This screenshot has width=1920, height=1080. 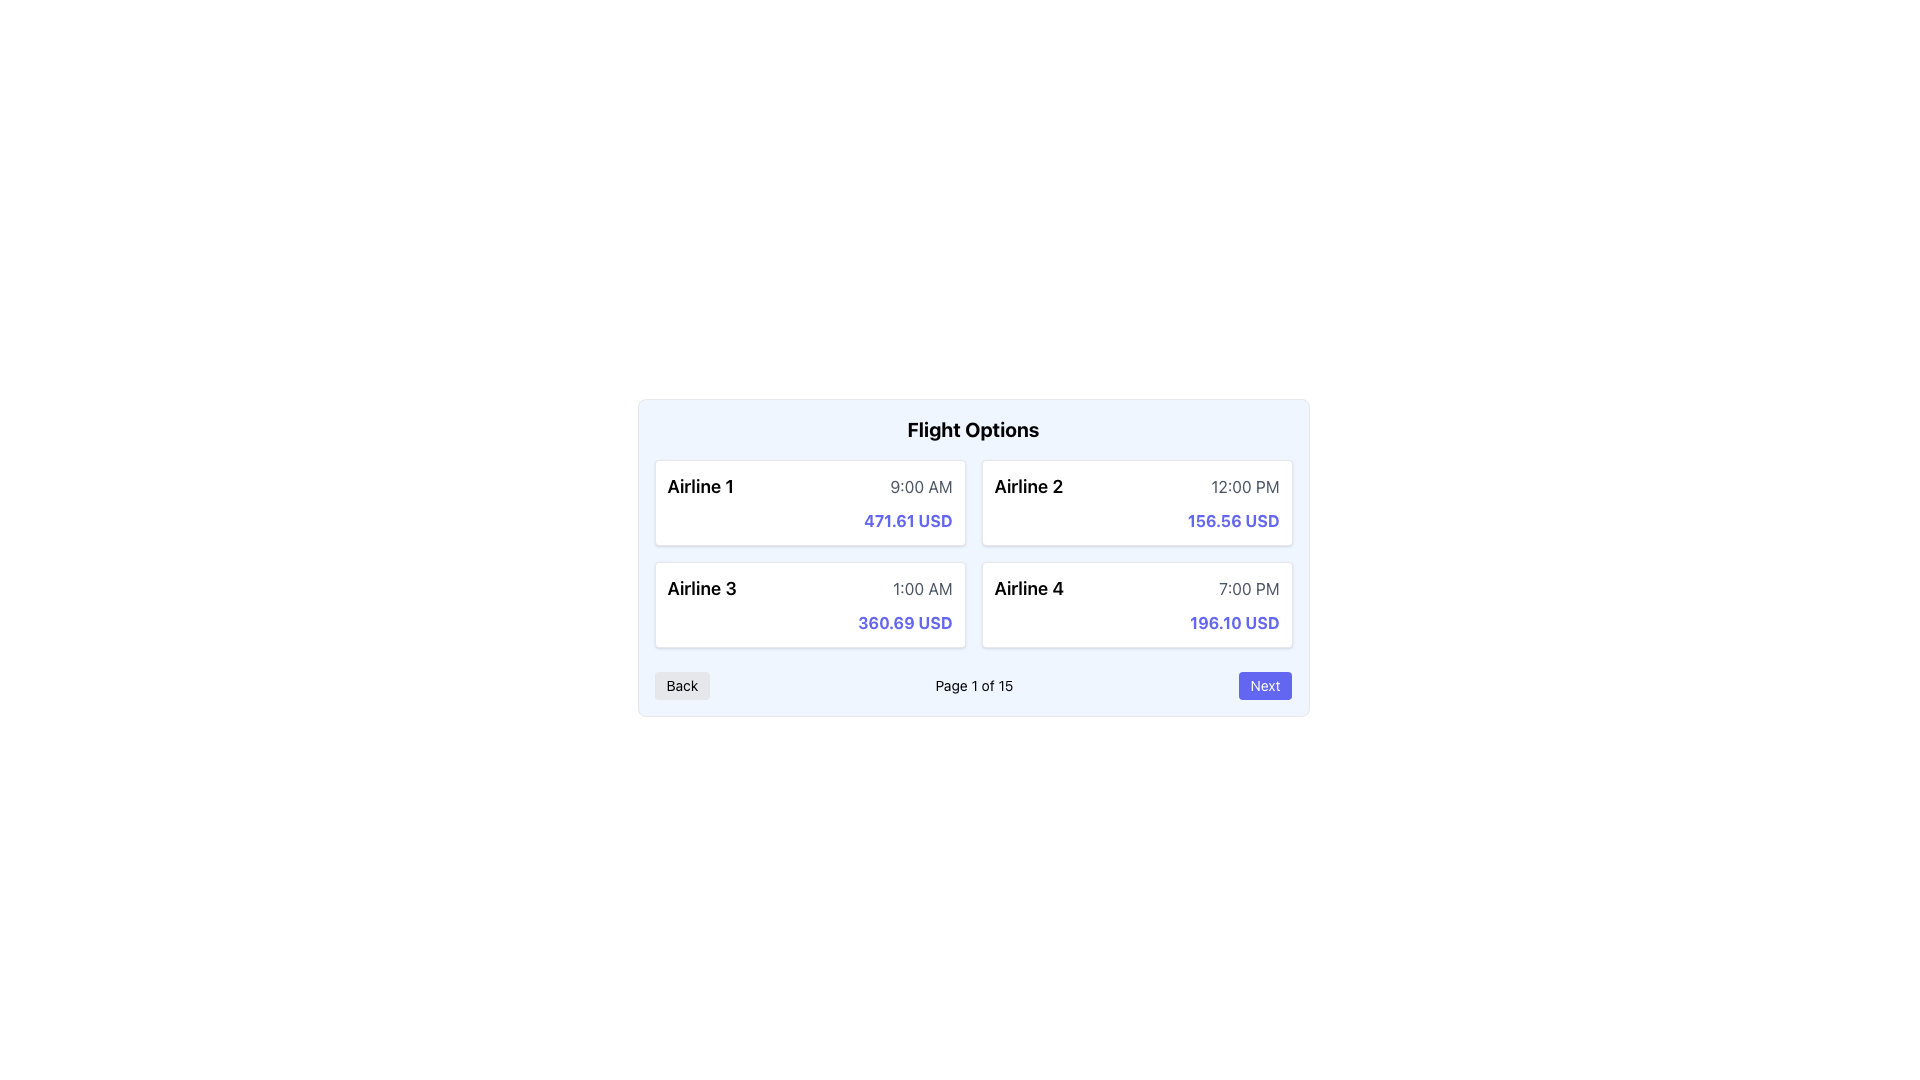 I want to click on the text label displaying the airline name 'Airline 4', located in the bottom right corner of the interface within the fourth card of a two-by-two grid, so click(x=1029, y=588).